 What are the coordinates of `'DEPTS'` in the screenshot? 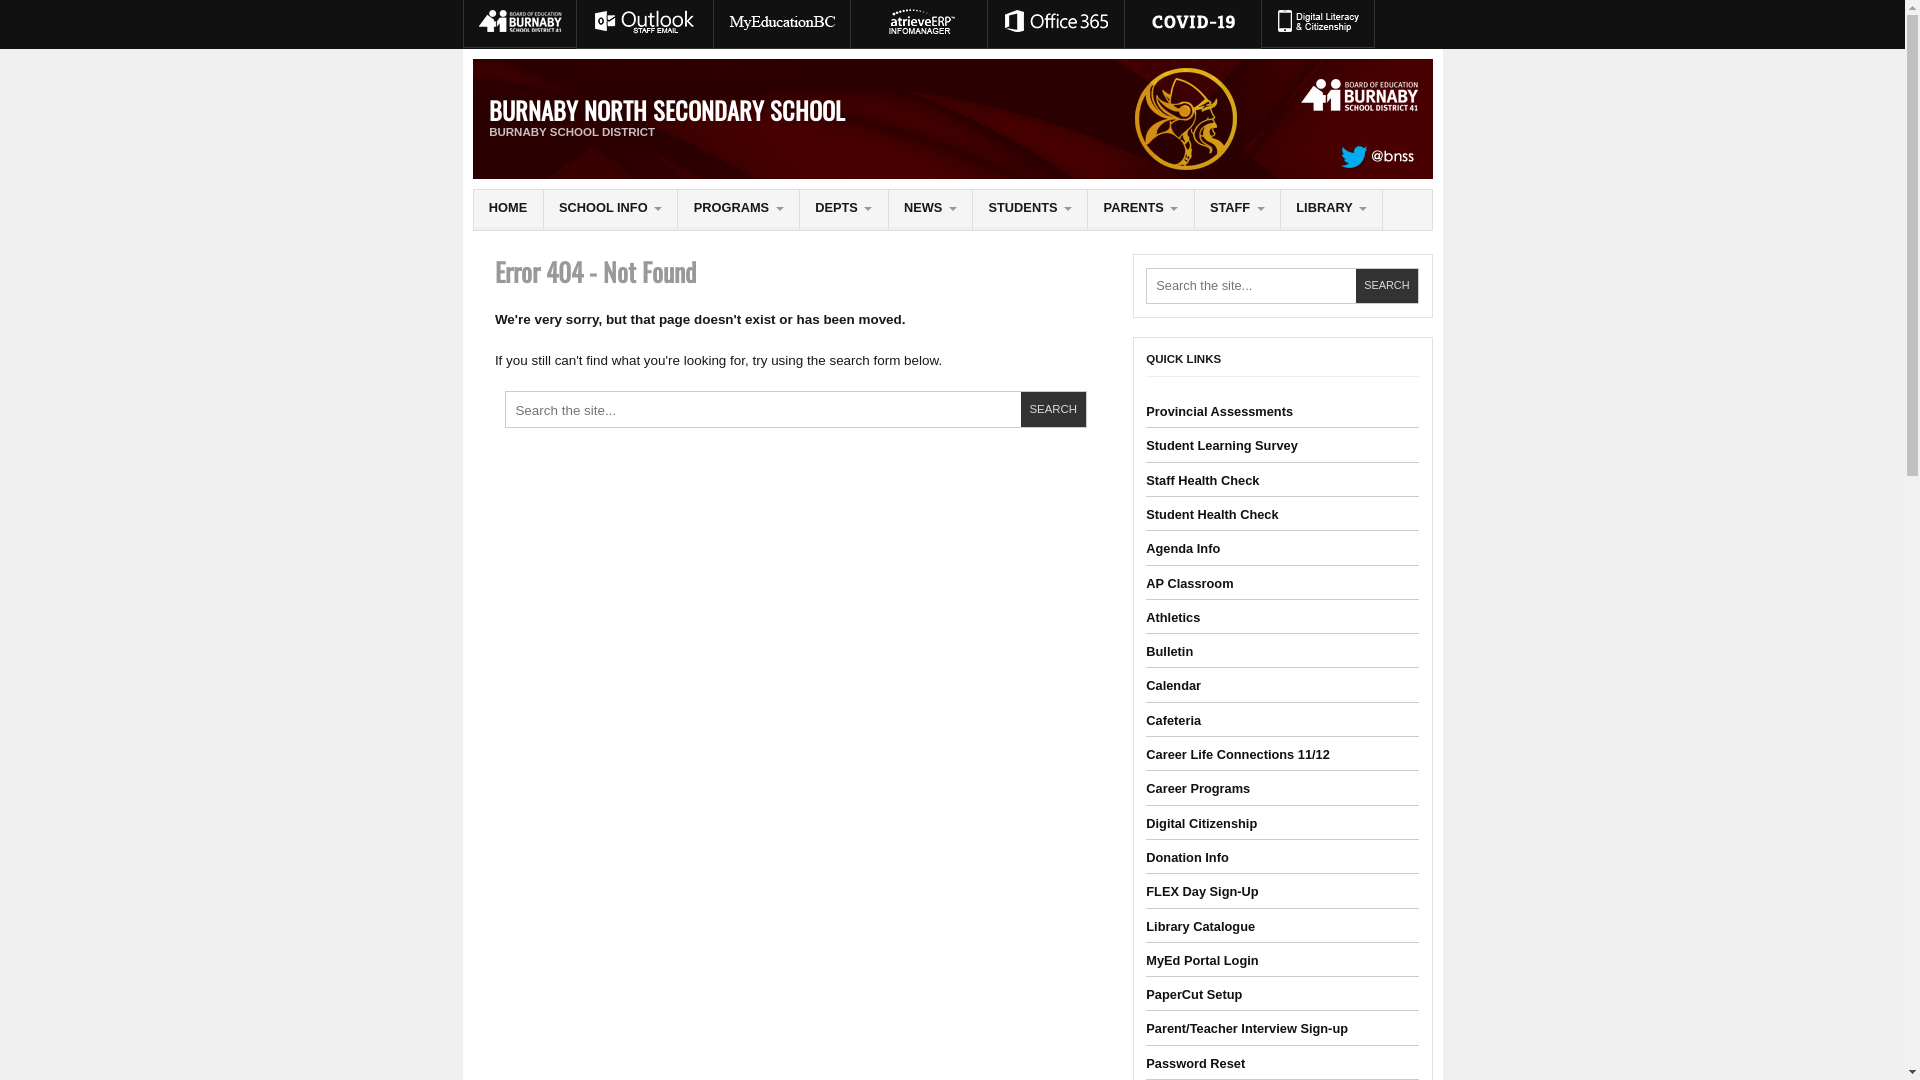 It's located at (800, 209).